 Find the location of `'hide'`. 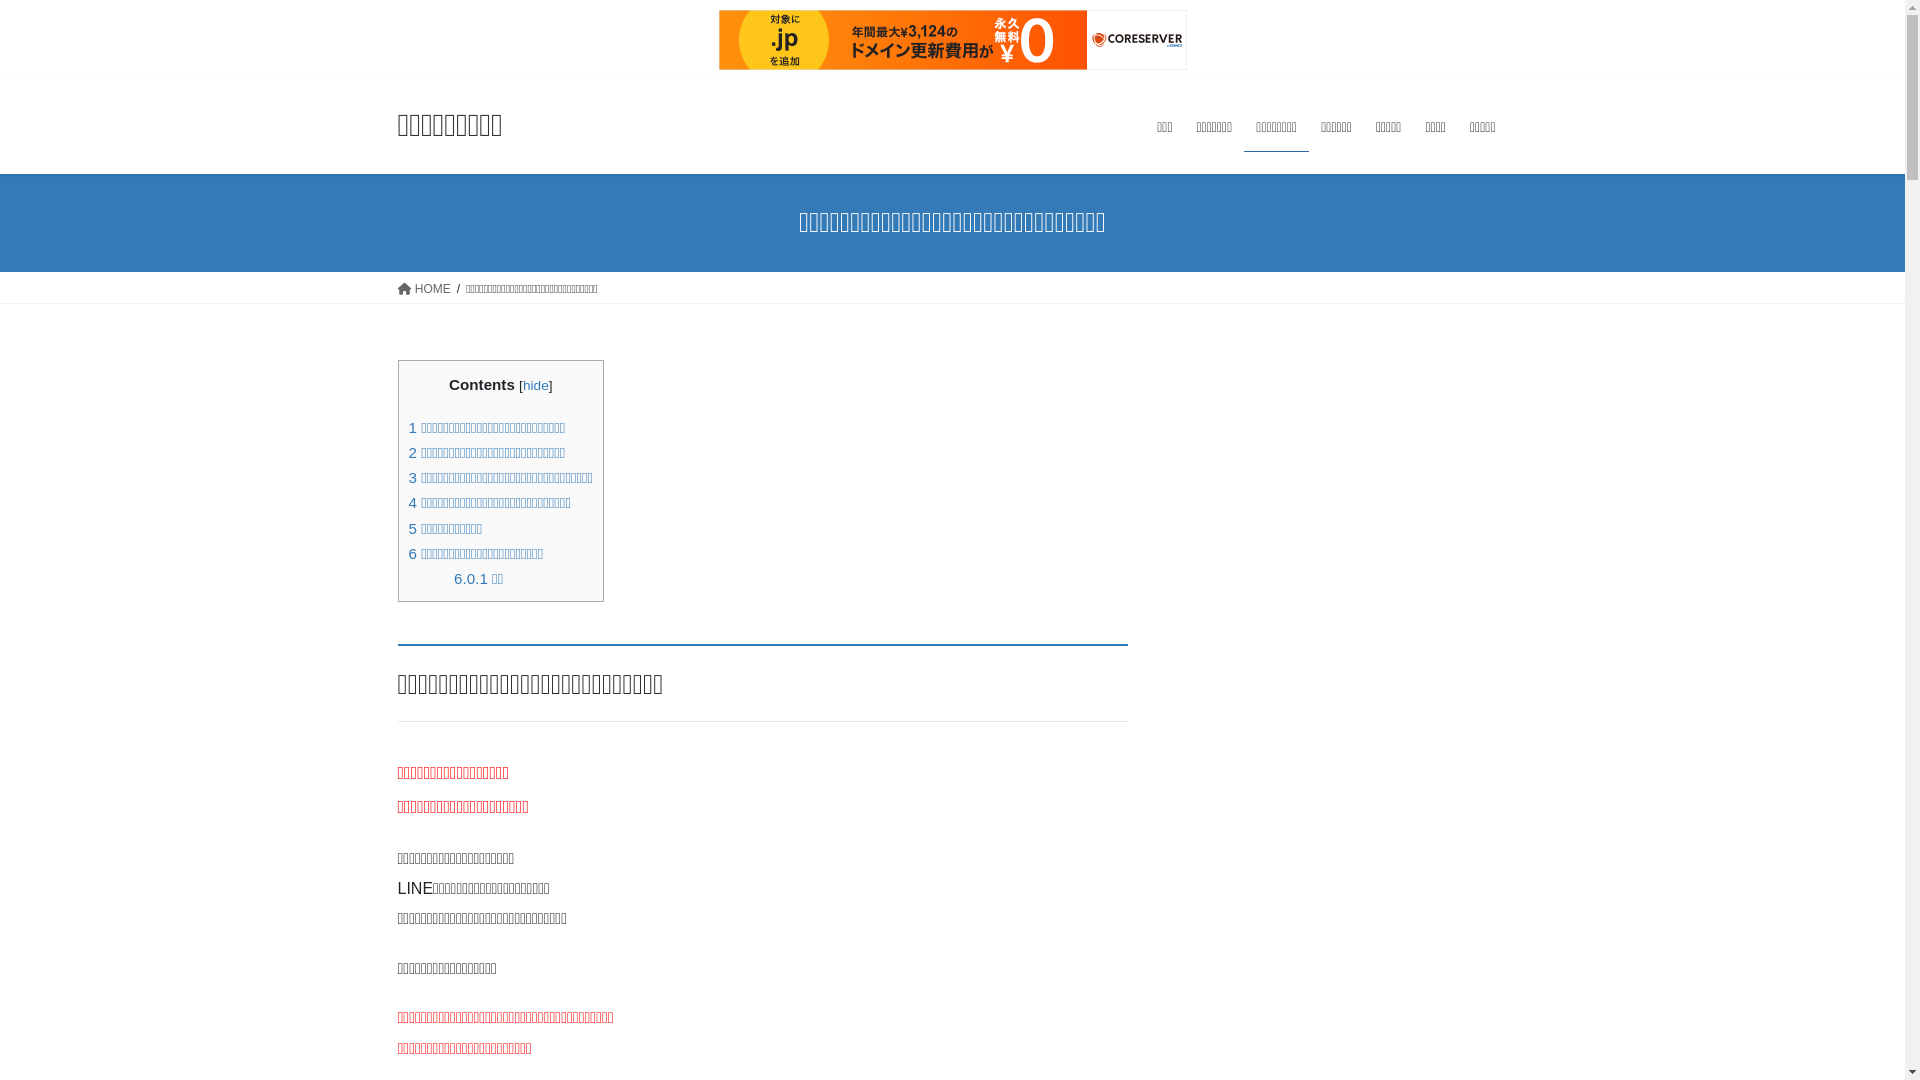

'hide' is located at coordinates (536, 385).